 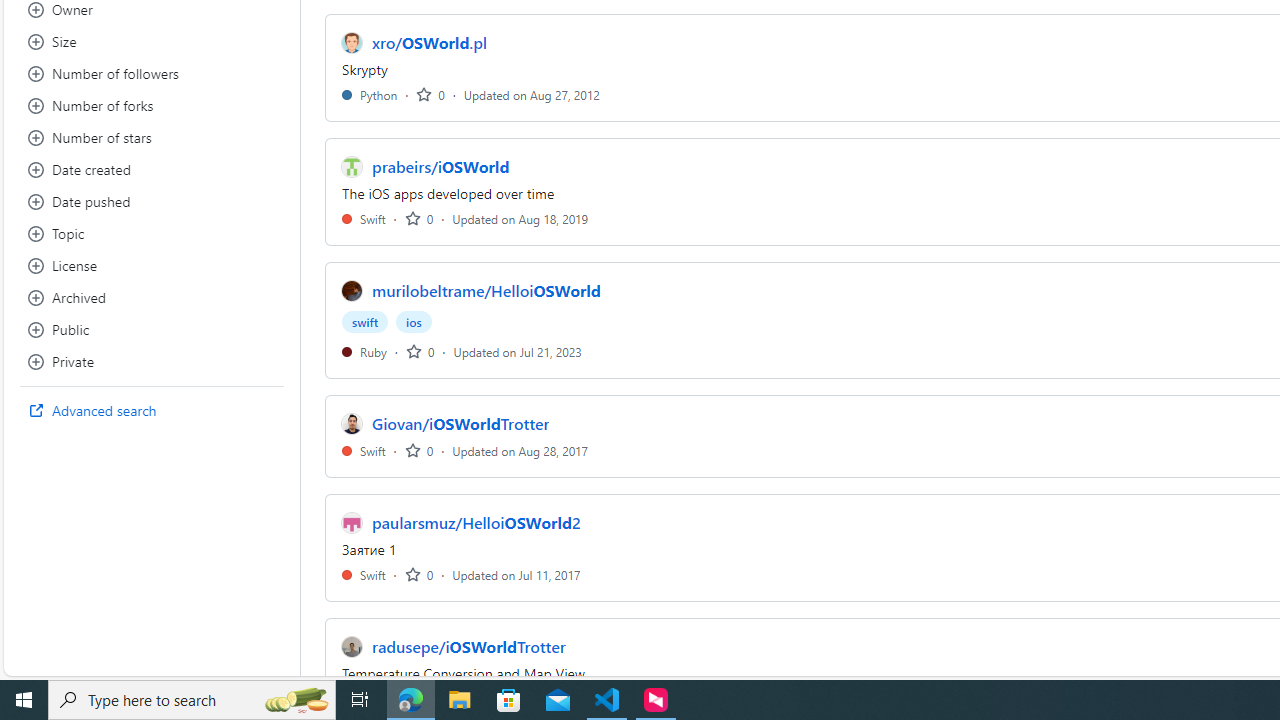 I want to click on 'Swift', so click(x=364, y=574).